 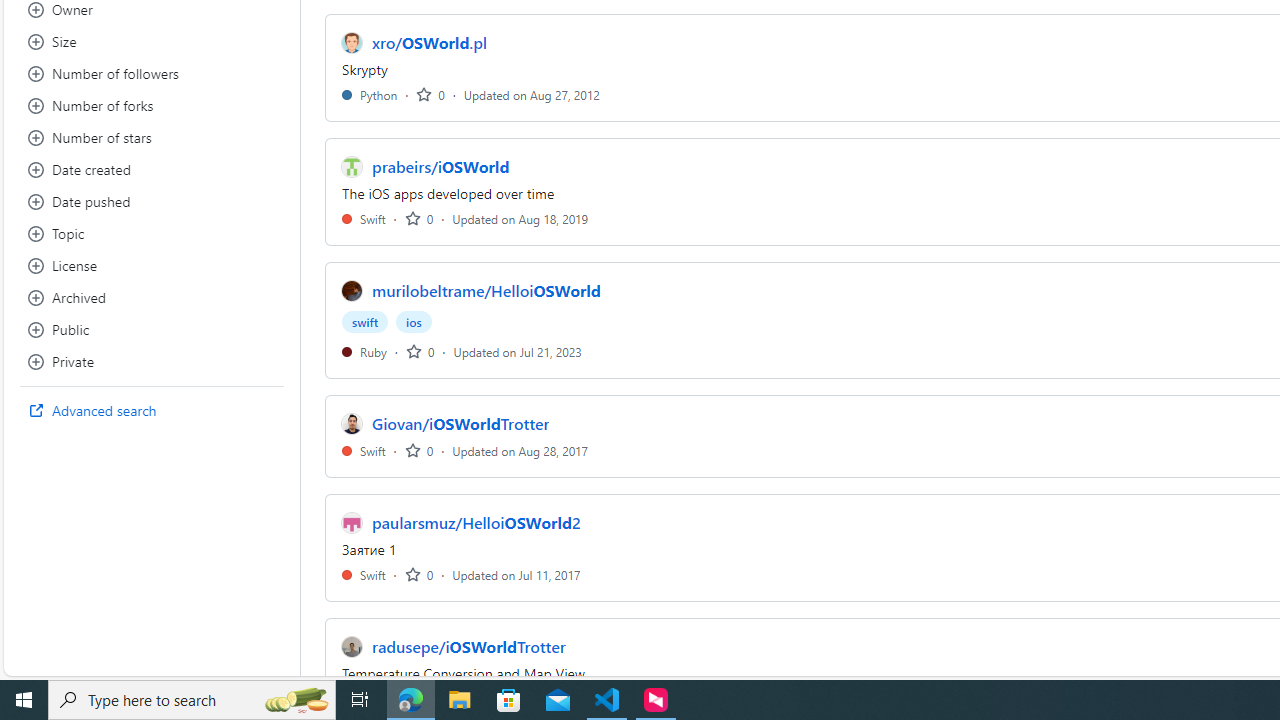 I want to click on 'Swift', so click(x=364, y=574).